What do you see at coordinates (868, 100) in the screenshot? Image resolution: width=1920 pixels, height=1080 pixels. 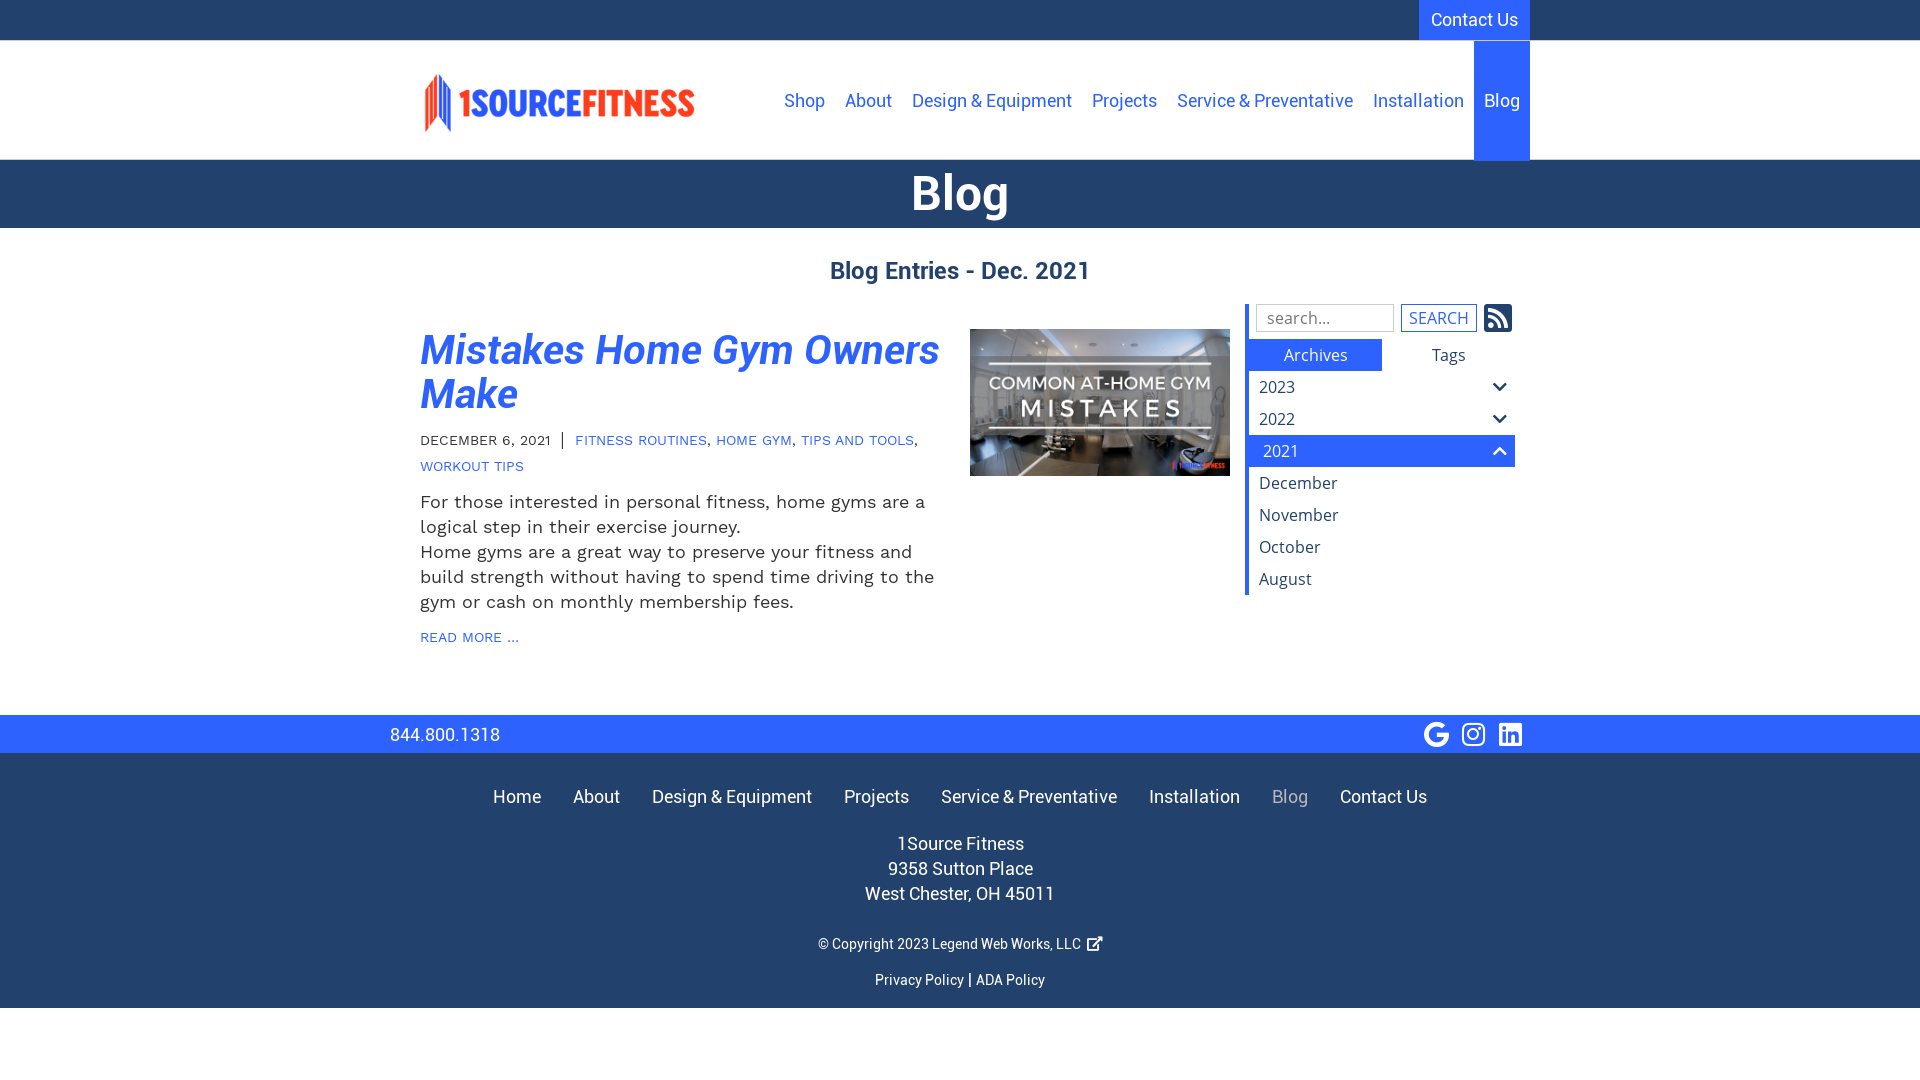 I see `'About'` at bounding box center [868, 100].